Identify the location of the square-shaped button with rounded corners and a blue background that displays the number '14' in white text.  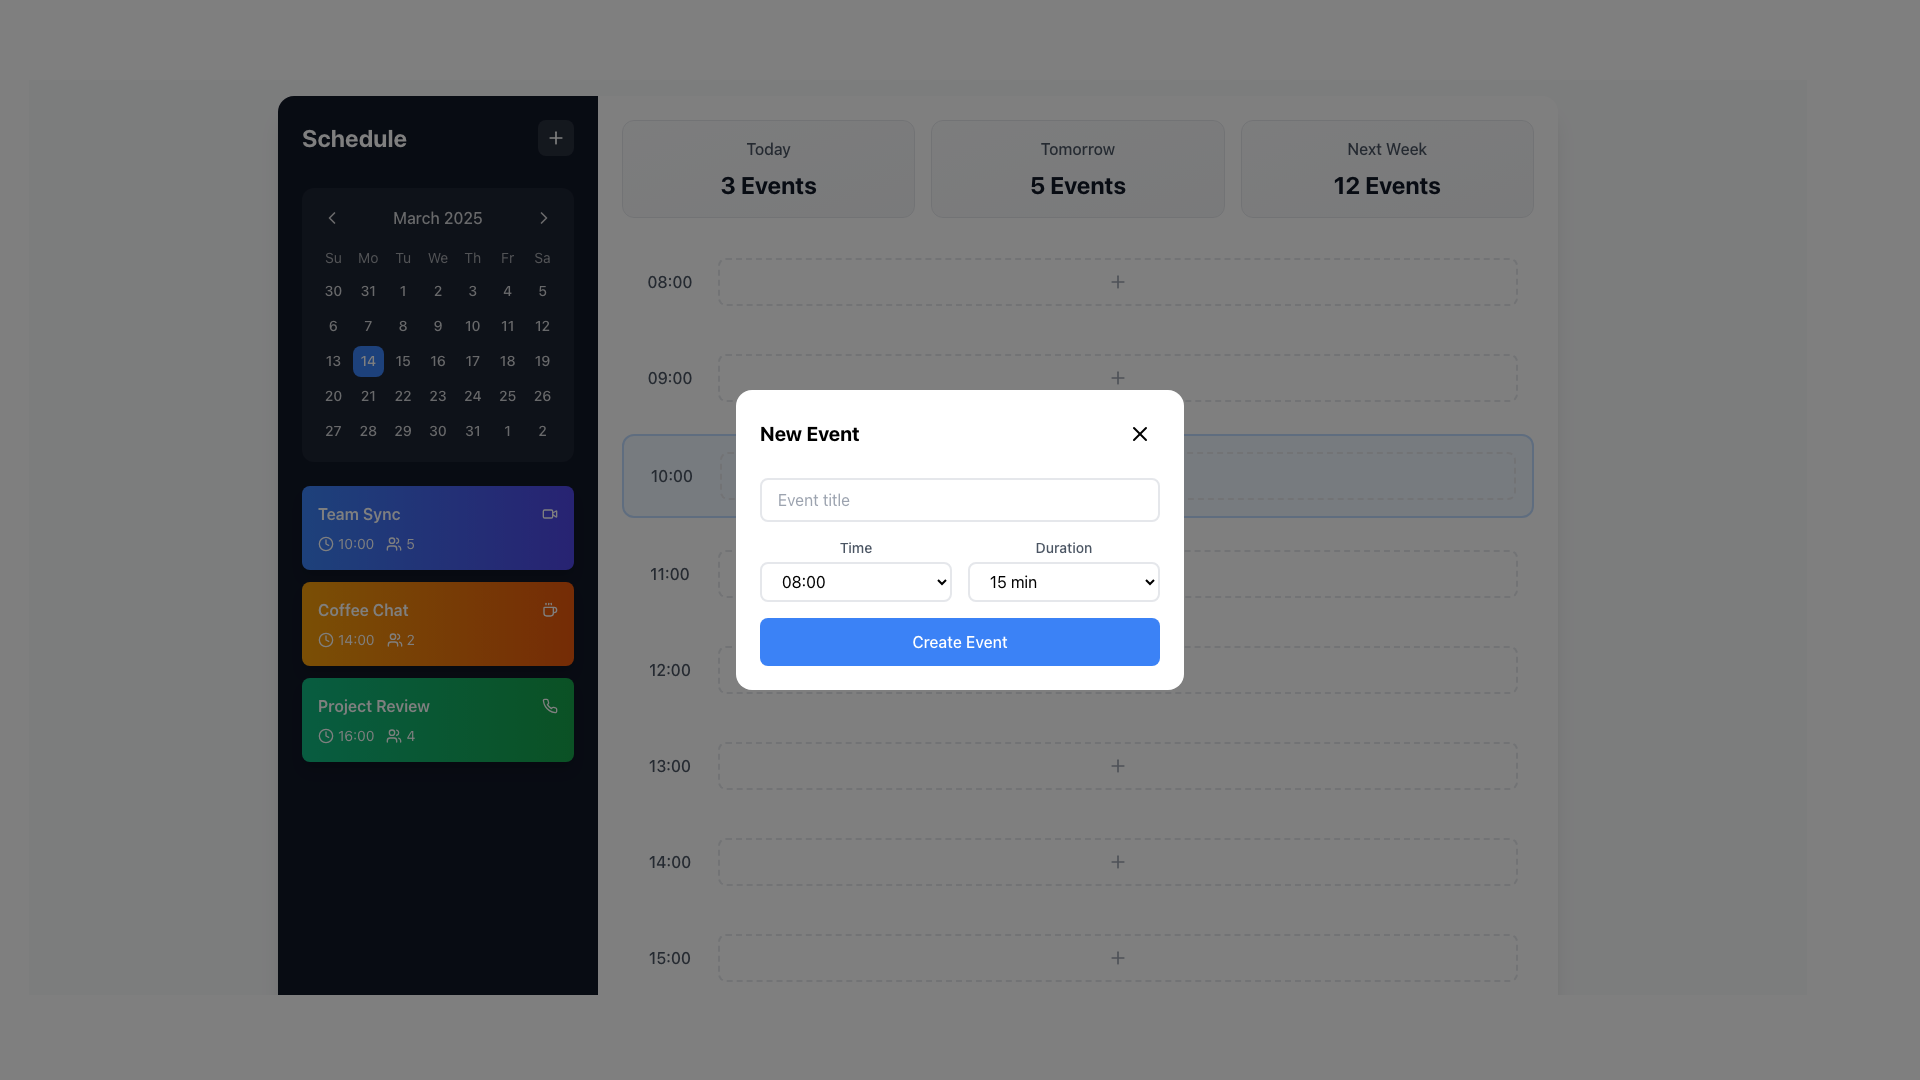
(368, 361).